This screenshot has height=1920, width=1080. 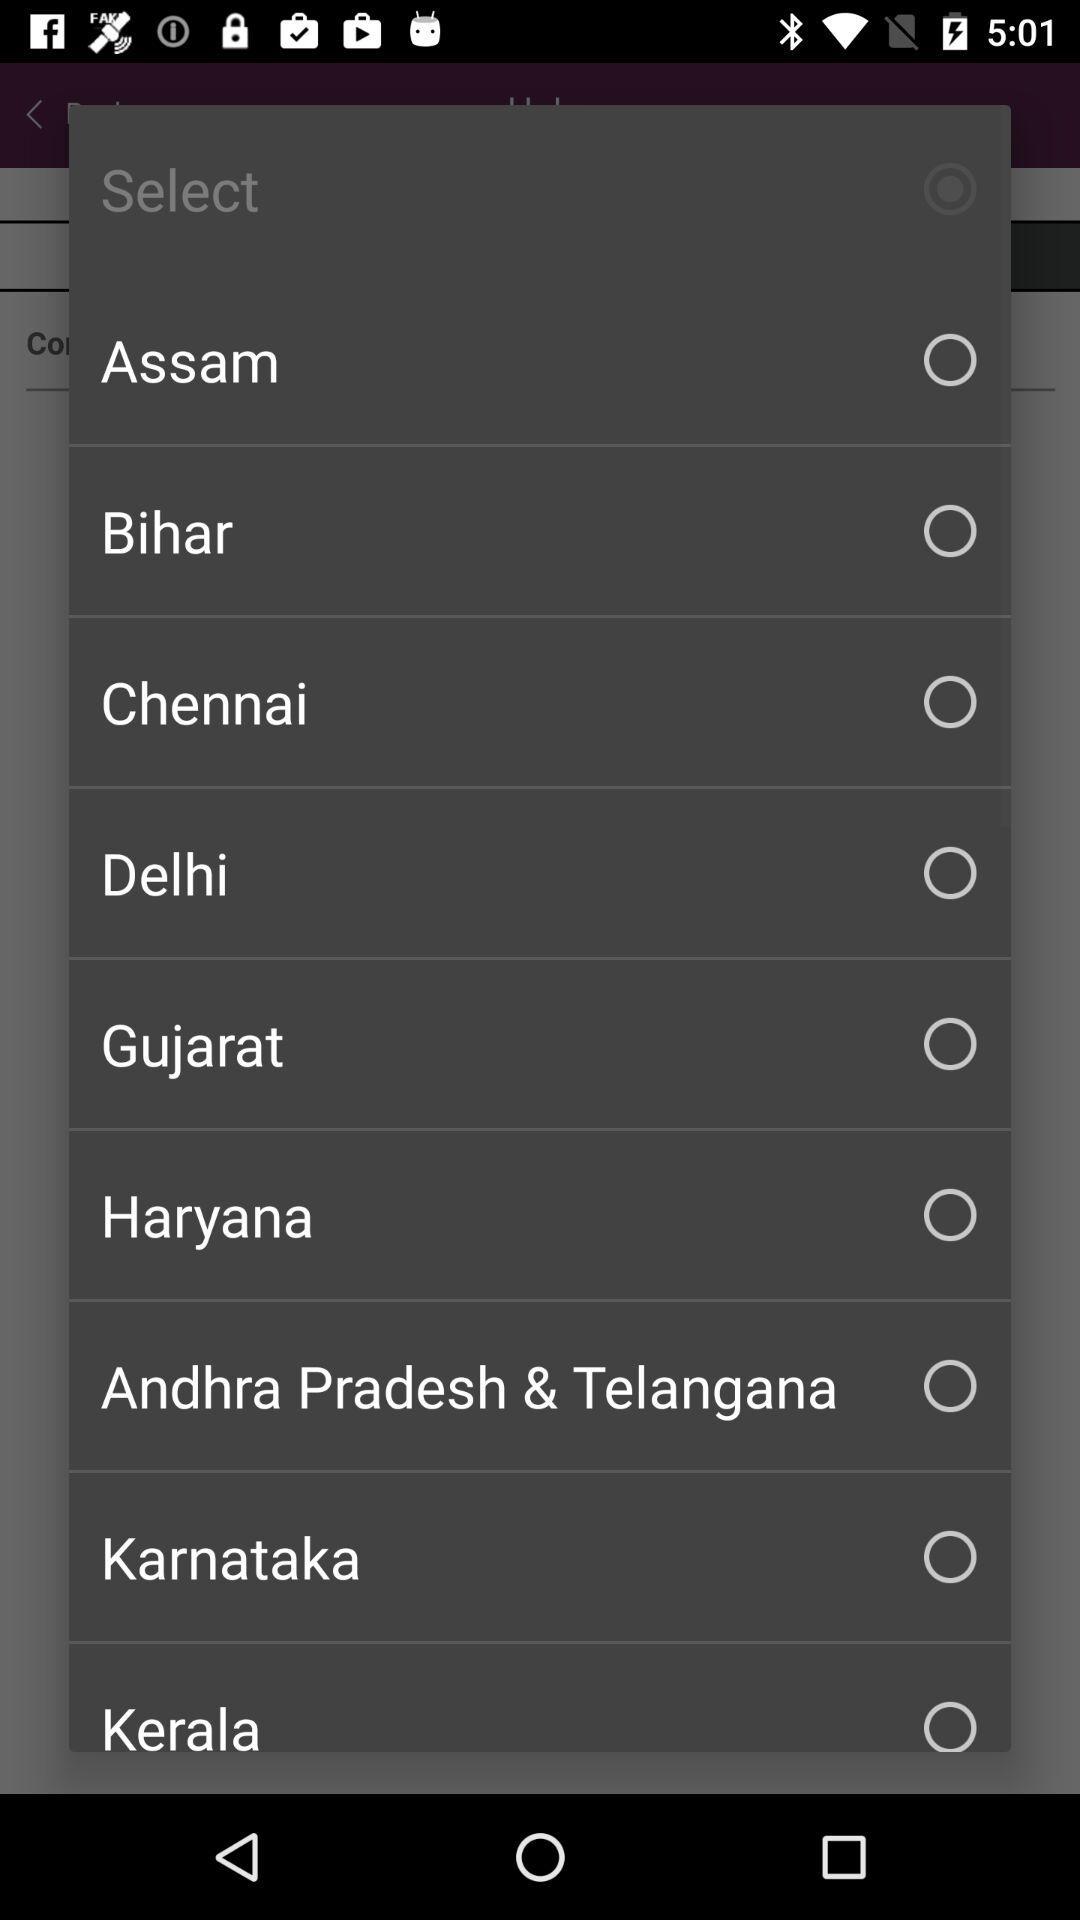 I want to click on icon above delhi icon, so click(x=540, y=701).